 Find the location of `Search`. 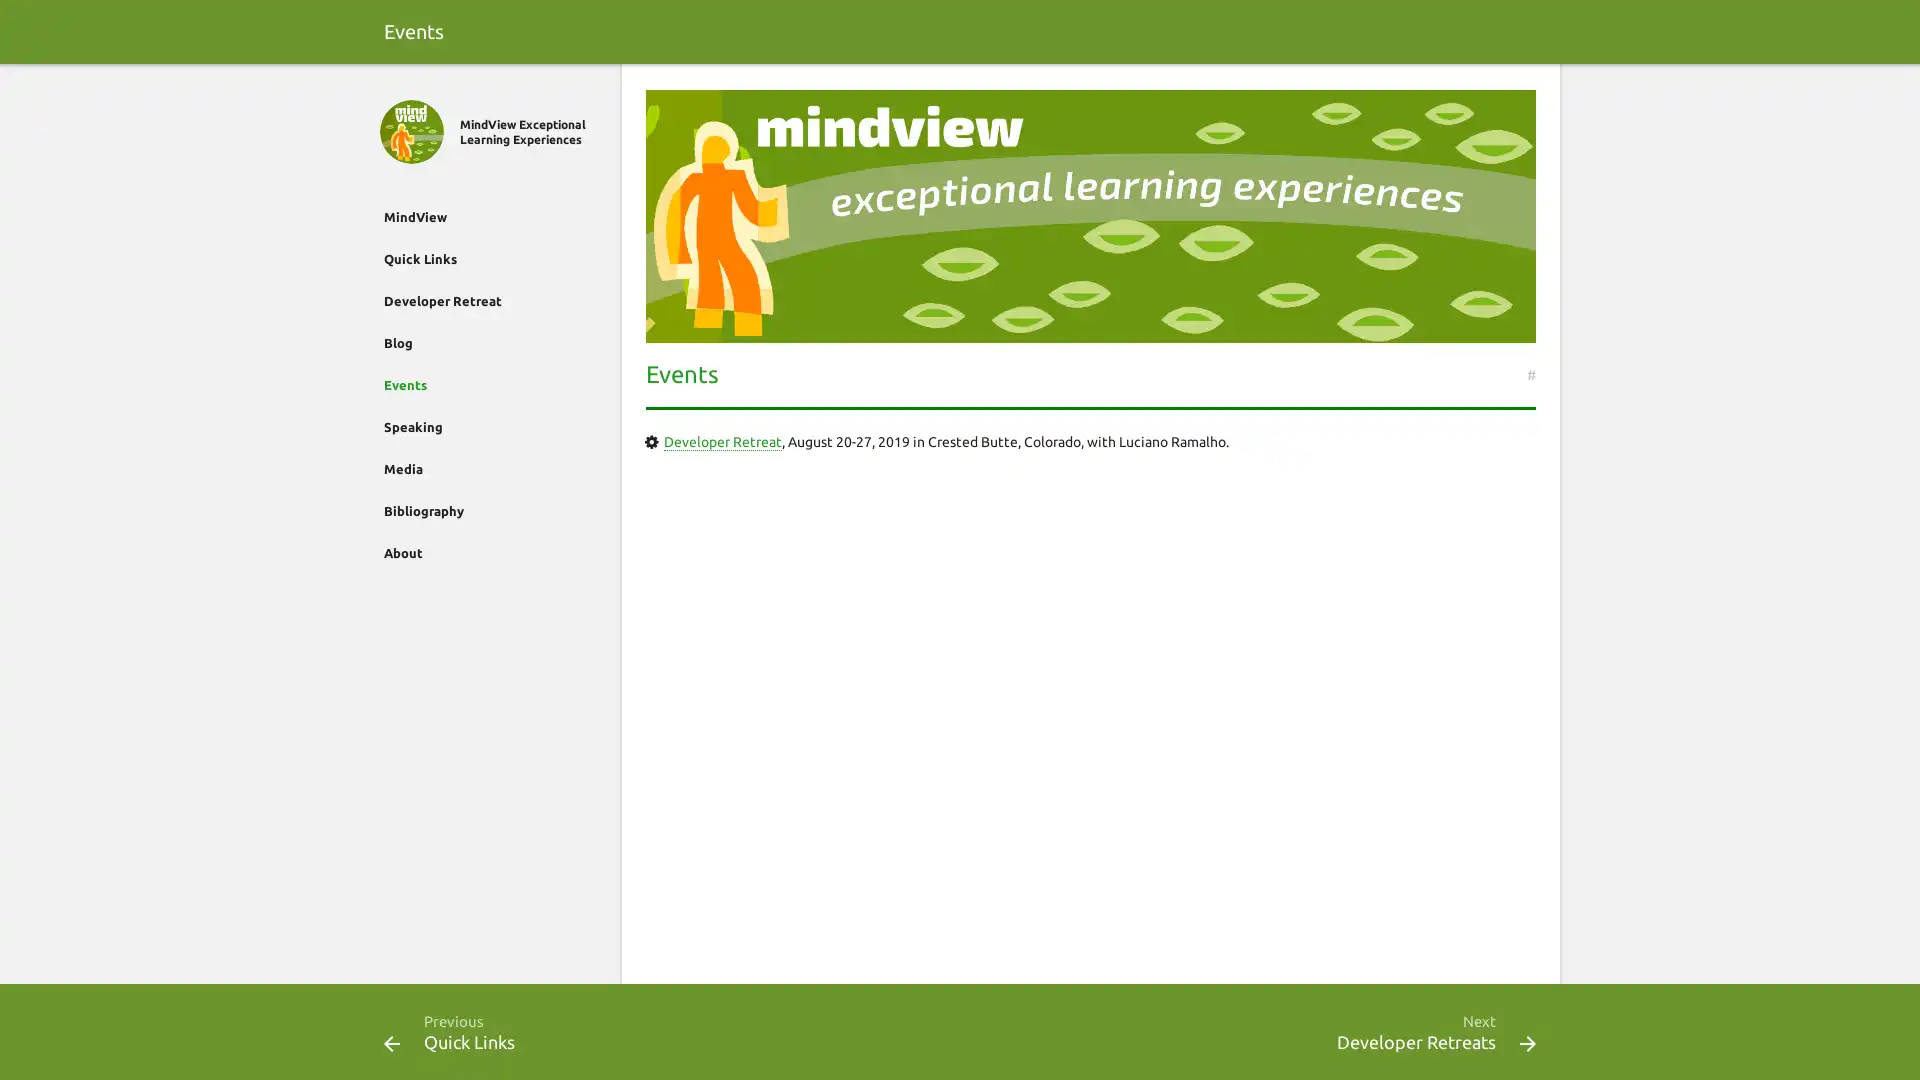

Search is located at coordinates (1526, 87).